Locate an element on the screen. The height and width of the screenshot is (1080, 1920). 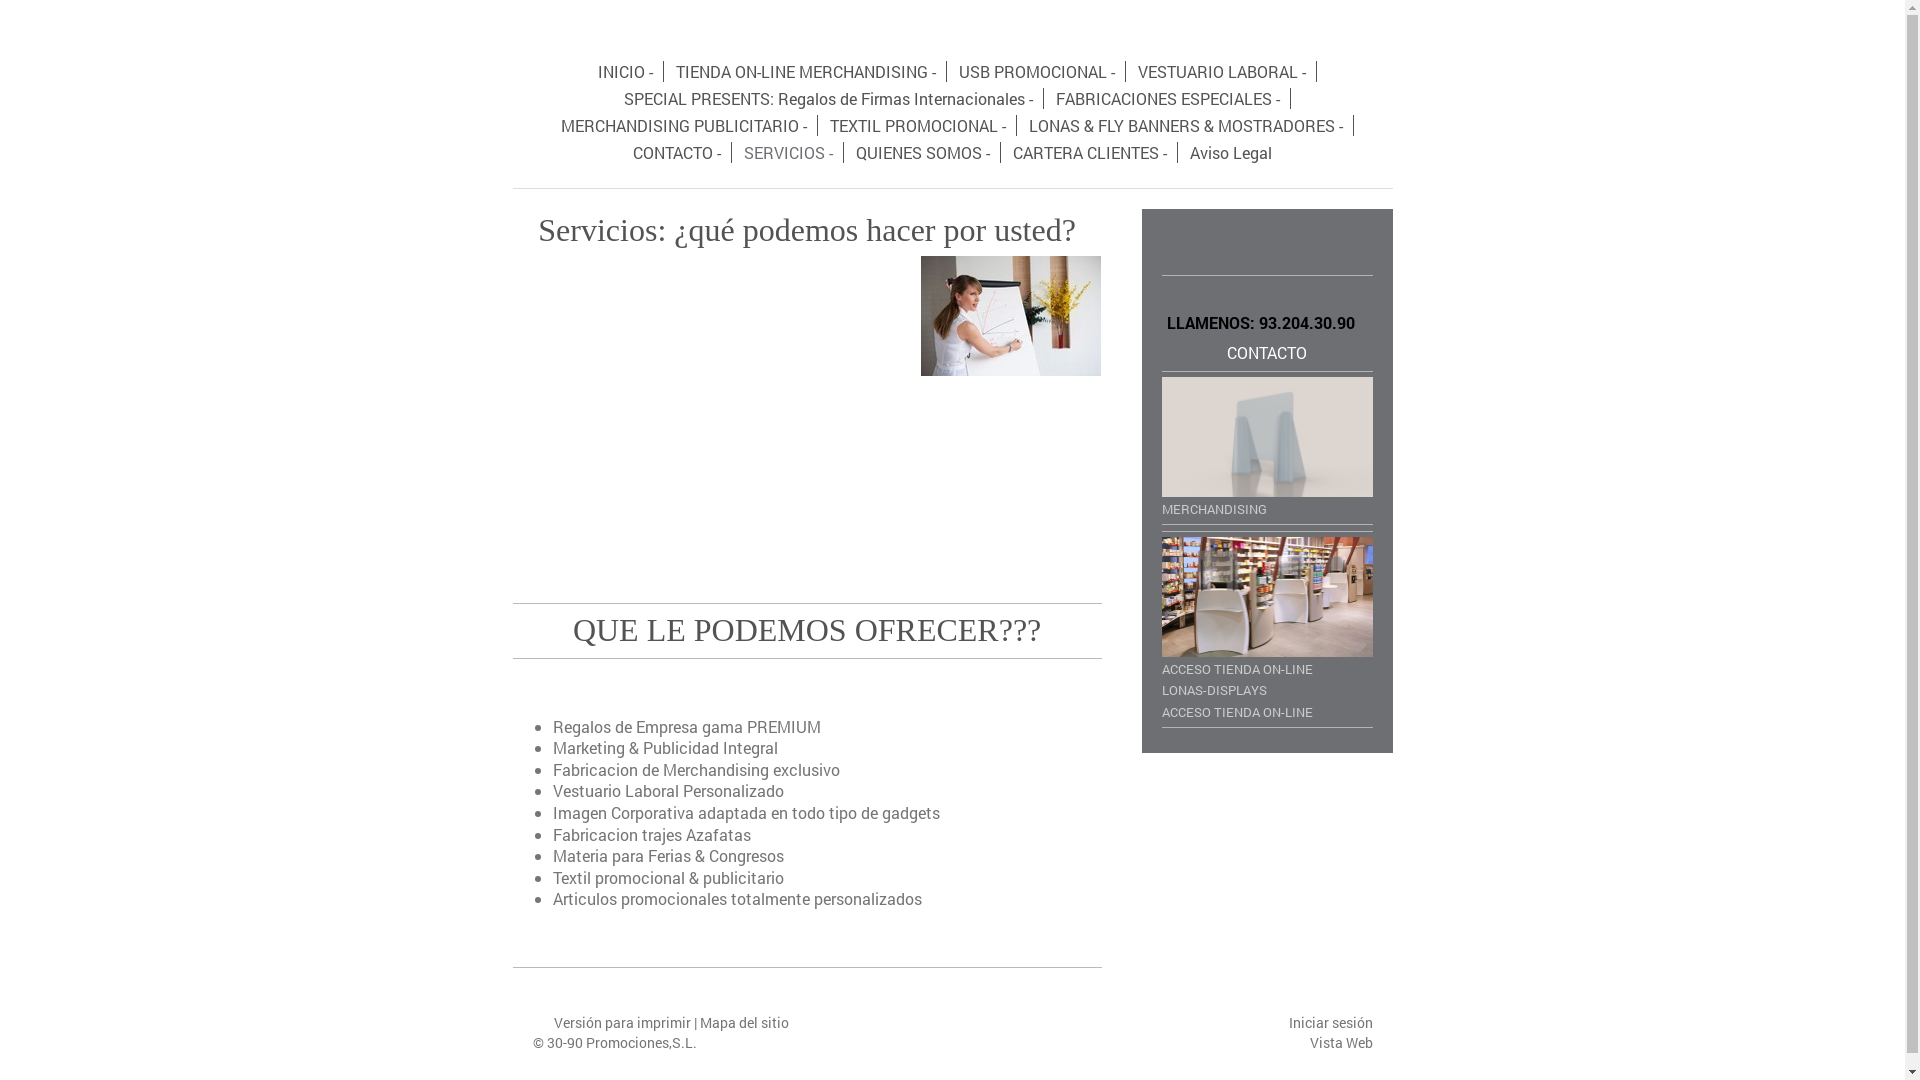
'CONTACTO' is located at coordinates (1266, 351).